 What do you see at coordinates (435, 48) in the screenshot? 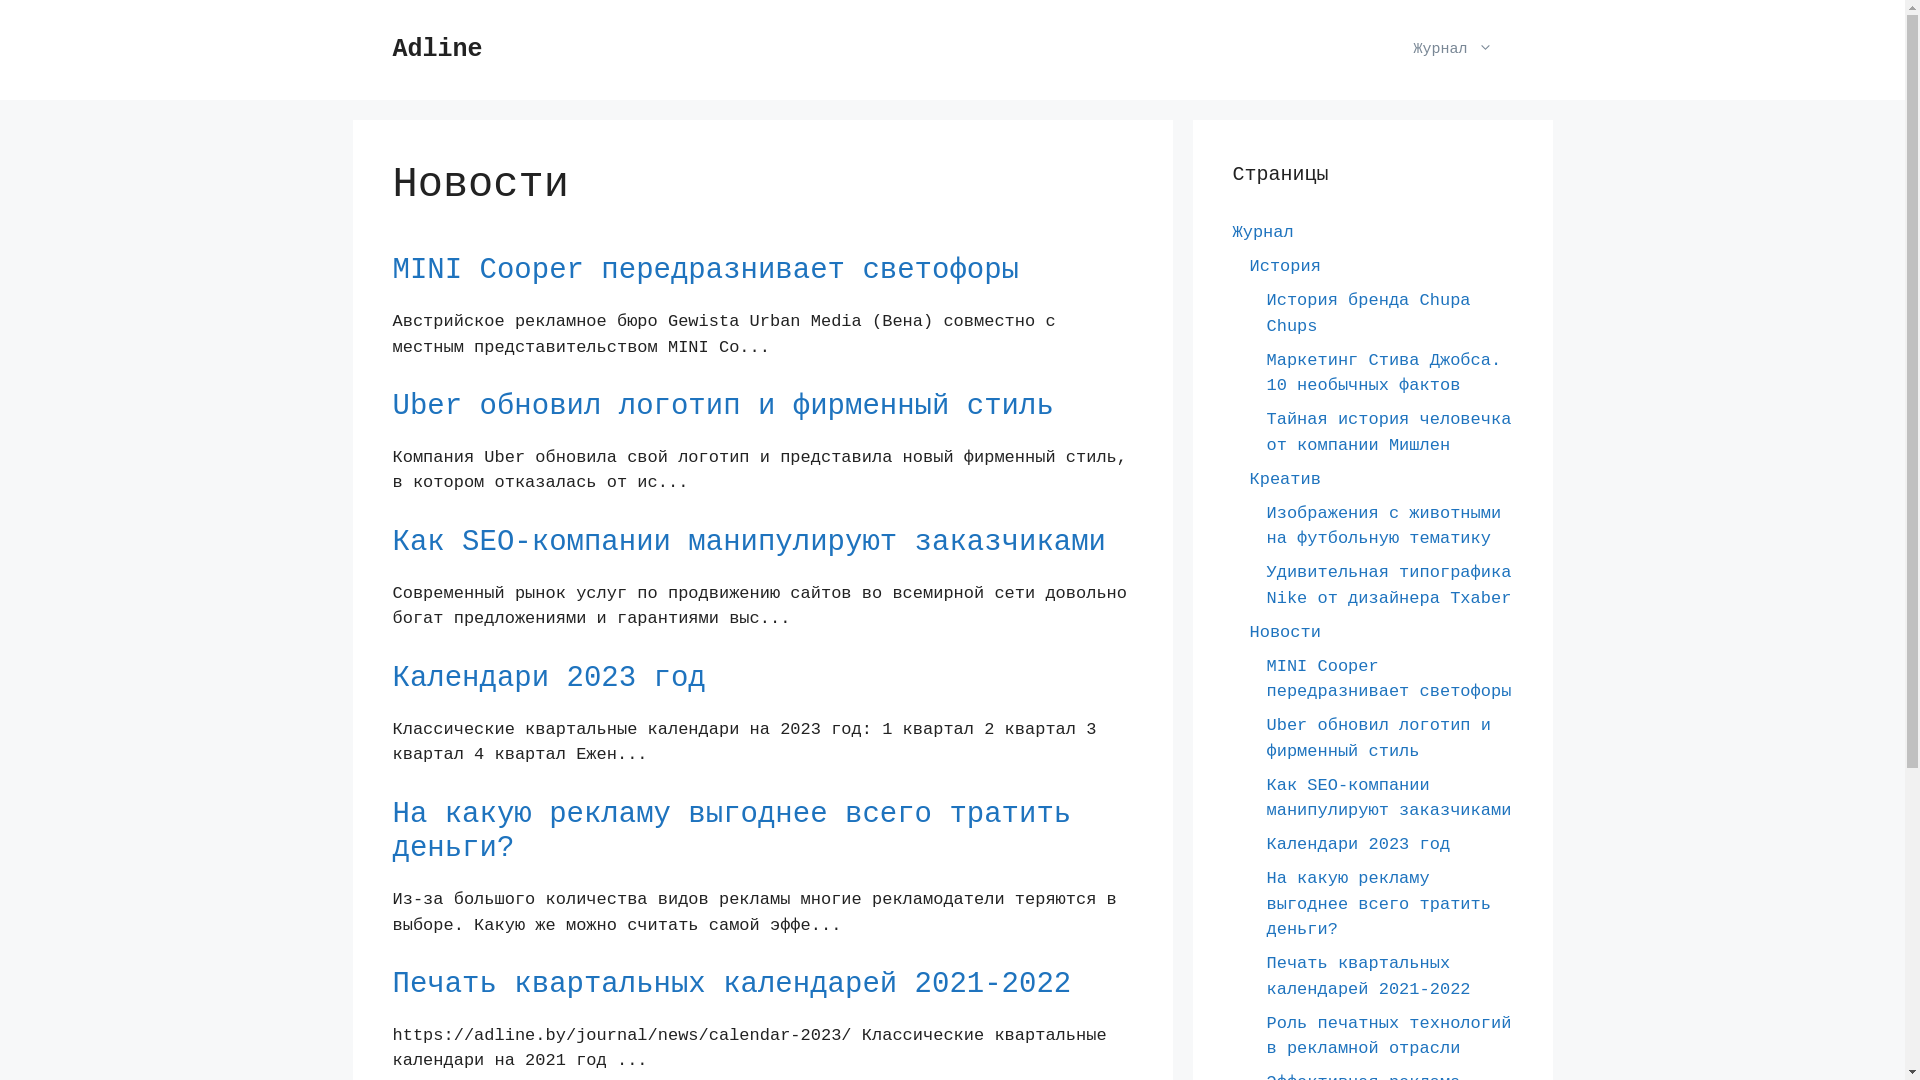
I see `'Adline'` at bounding box center [435, 48].